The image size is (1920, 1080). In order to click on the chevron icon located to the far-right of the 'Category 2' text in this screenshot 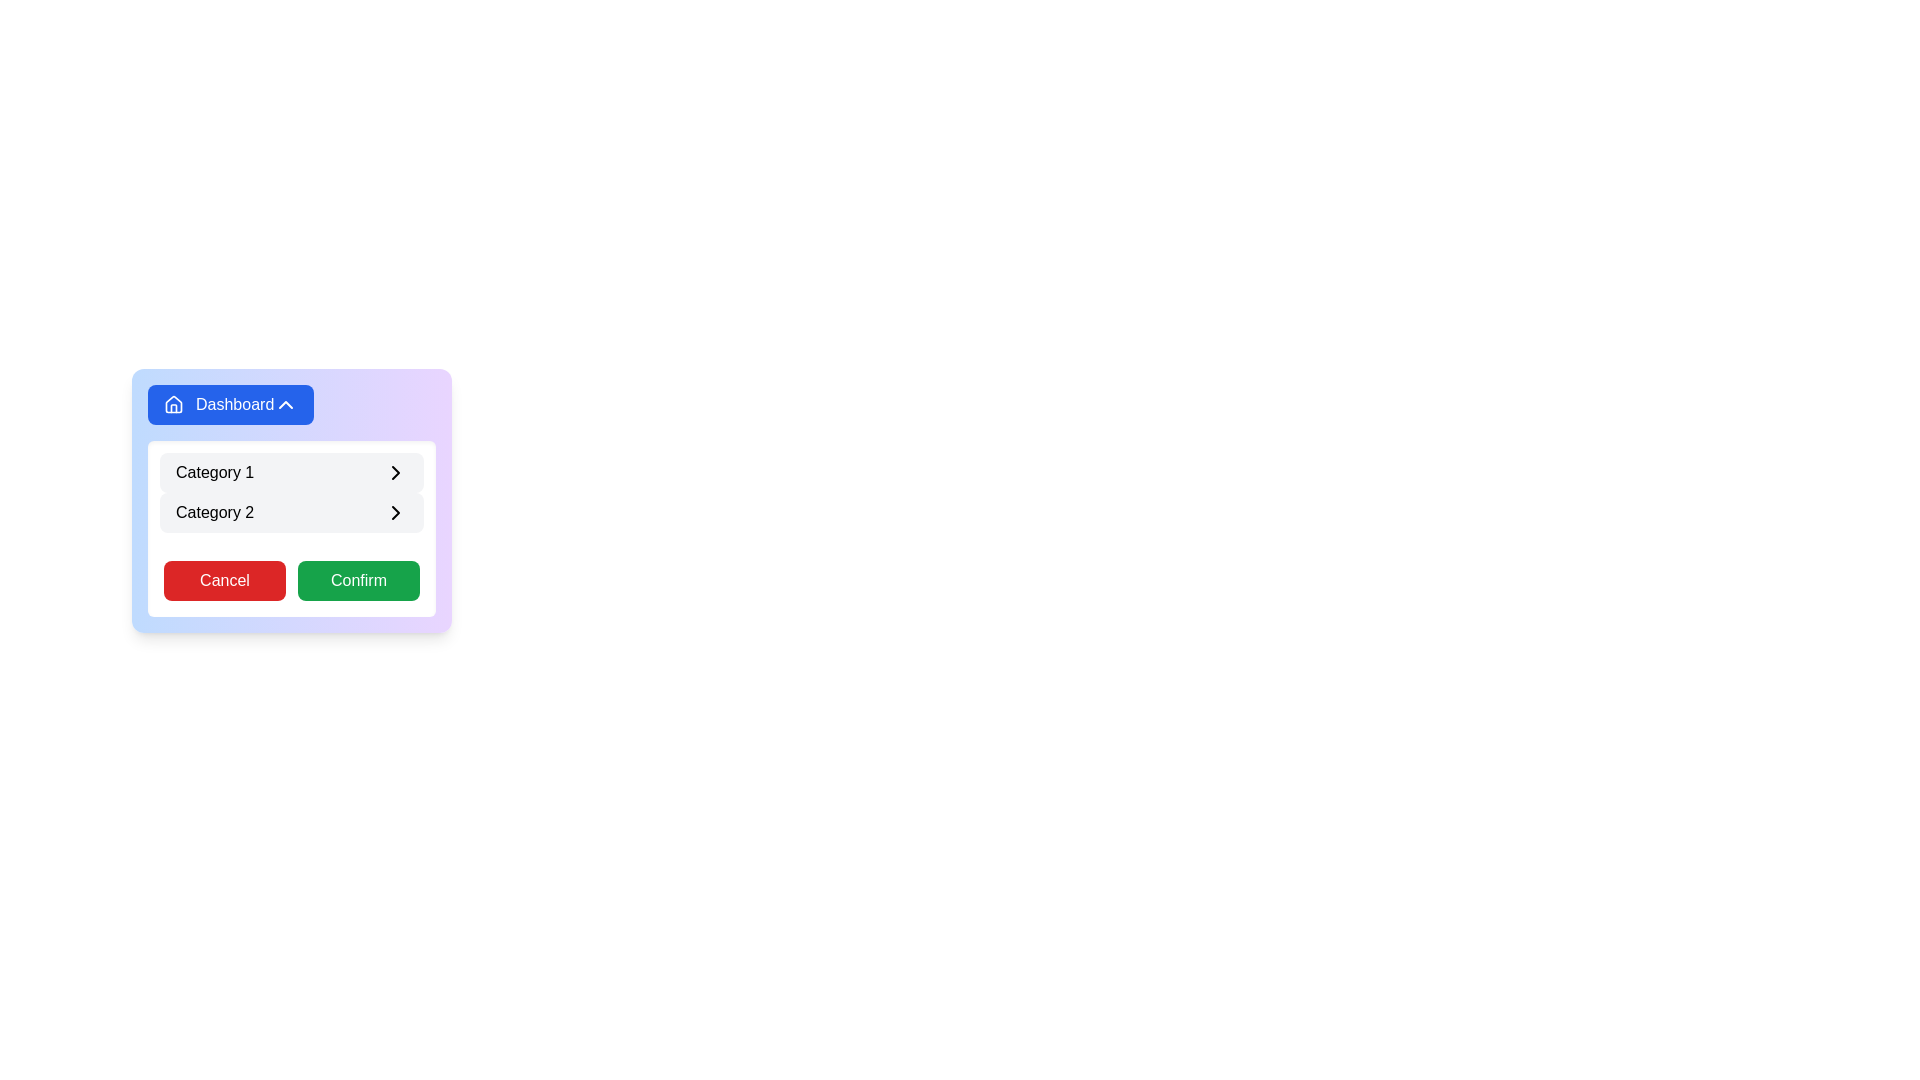, I will do `click(395, 512)`.